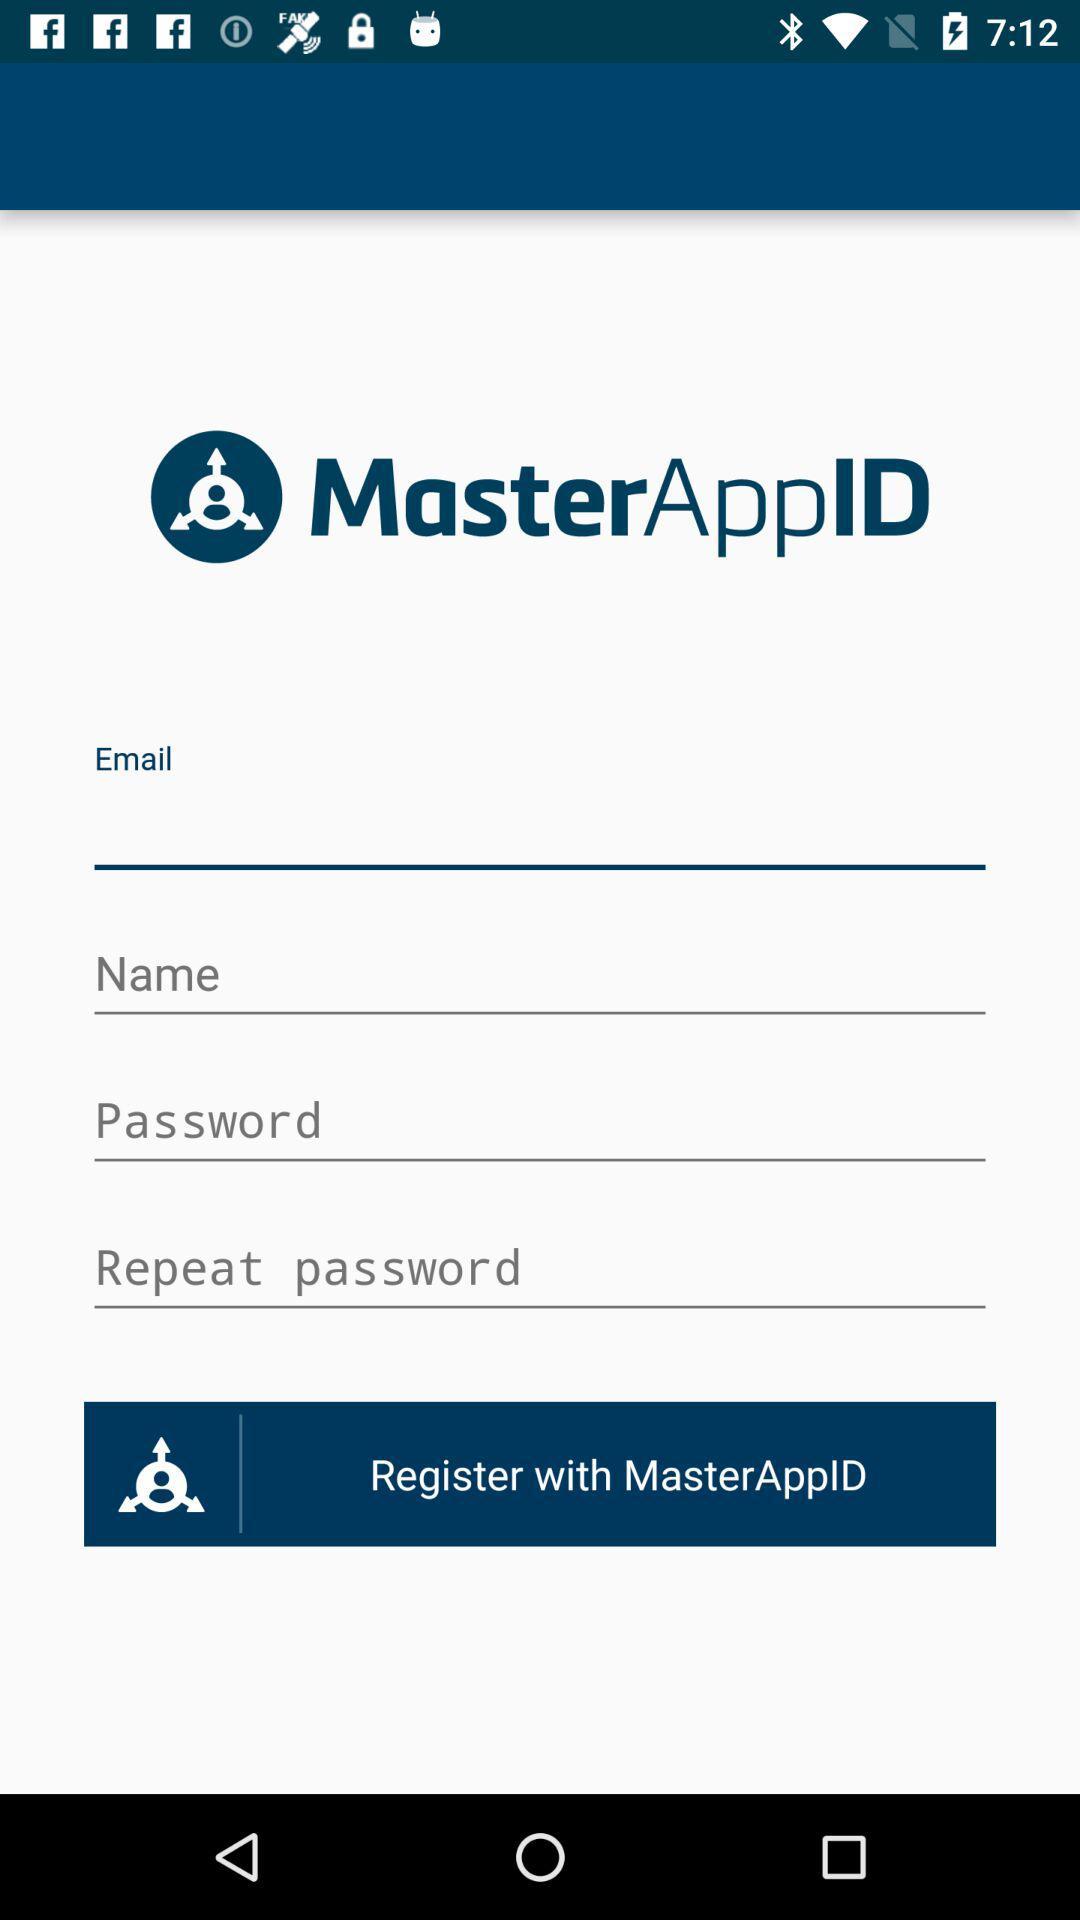  Describe the element at coordinates (540, 828) in the screenshot. I see `box of text for email` at that location.